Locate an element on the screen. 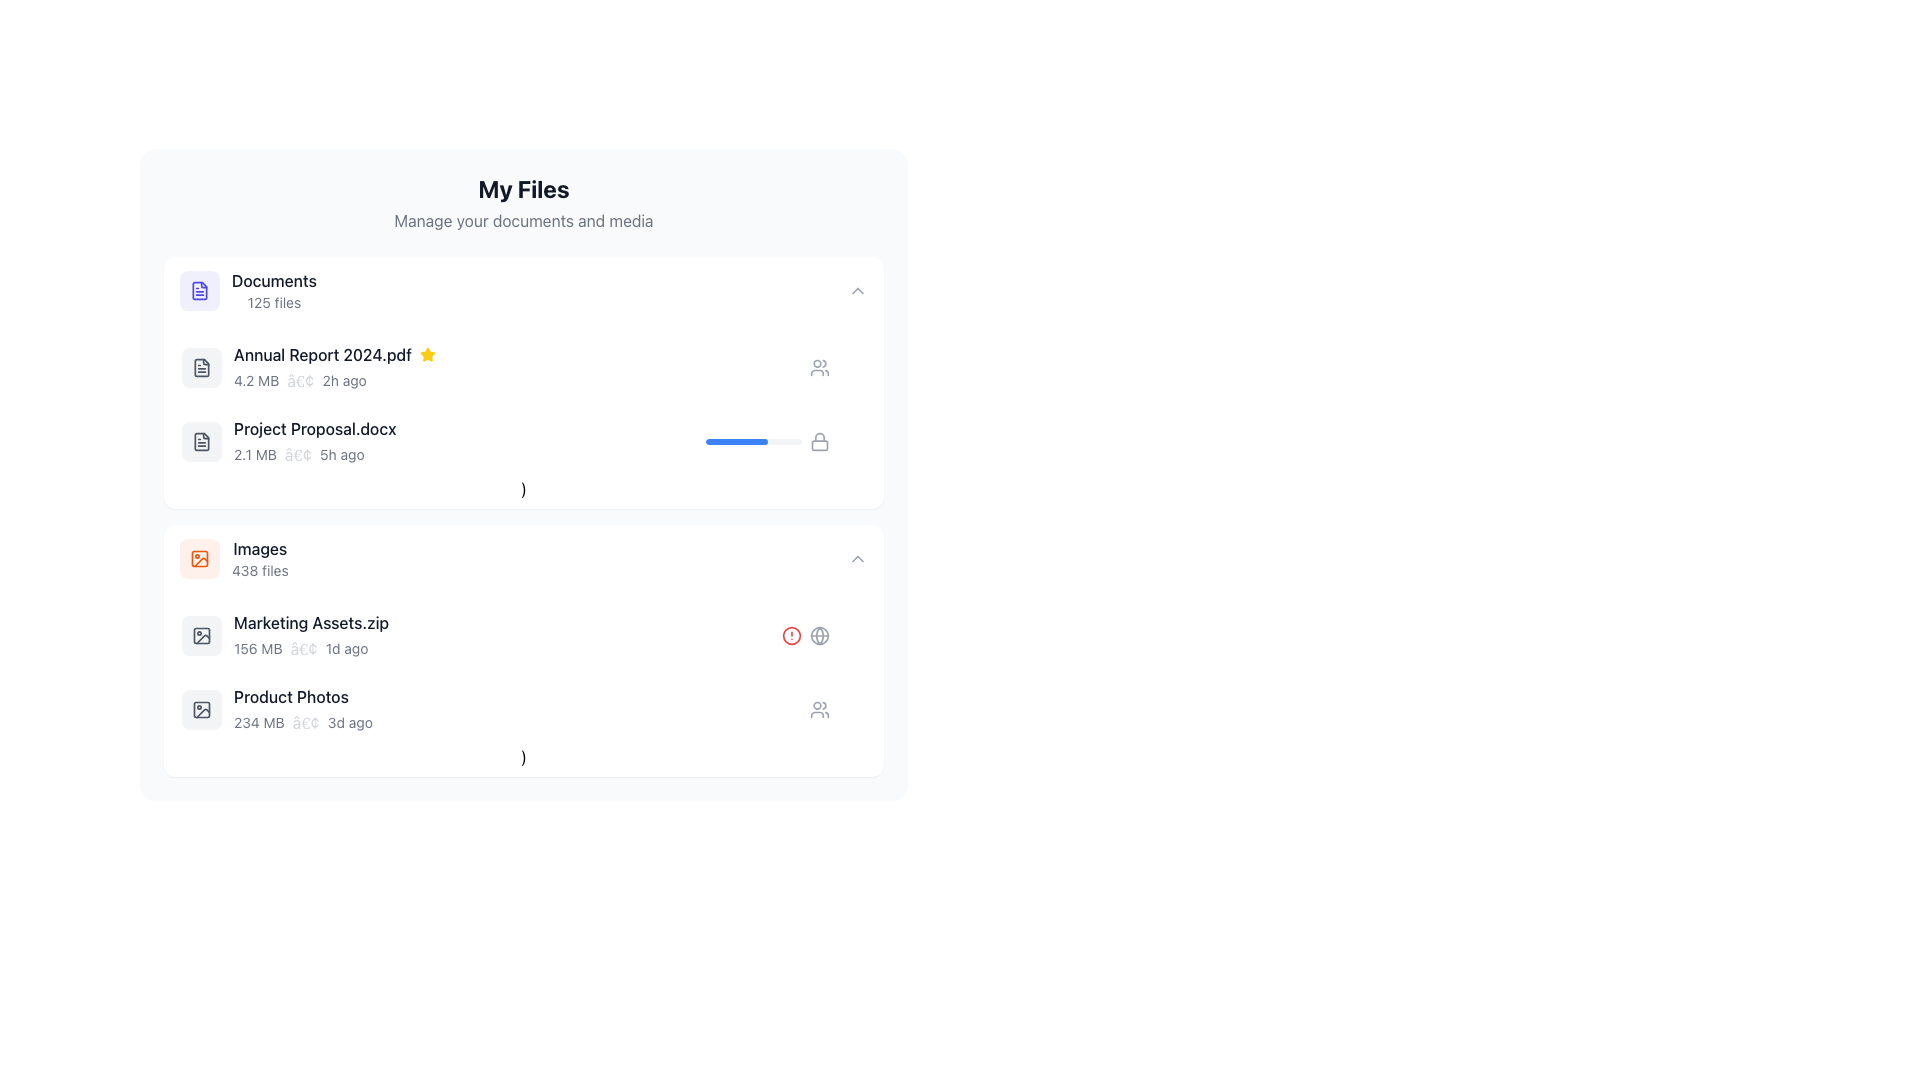 This screenshot has height=1080, width=1920. the 'Documents' category displayed in bold dark gray text, which shows 'Documents' on the first line and '125 files' on the second line, located adjacent to a purple icon with a document graphic is located at coordinates (273, 290).